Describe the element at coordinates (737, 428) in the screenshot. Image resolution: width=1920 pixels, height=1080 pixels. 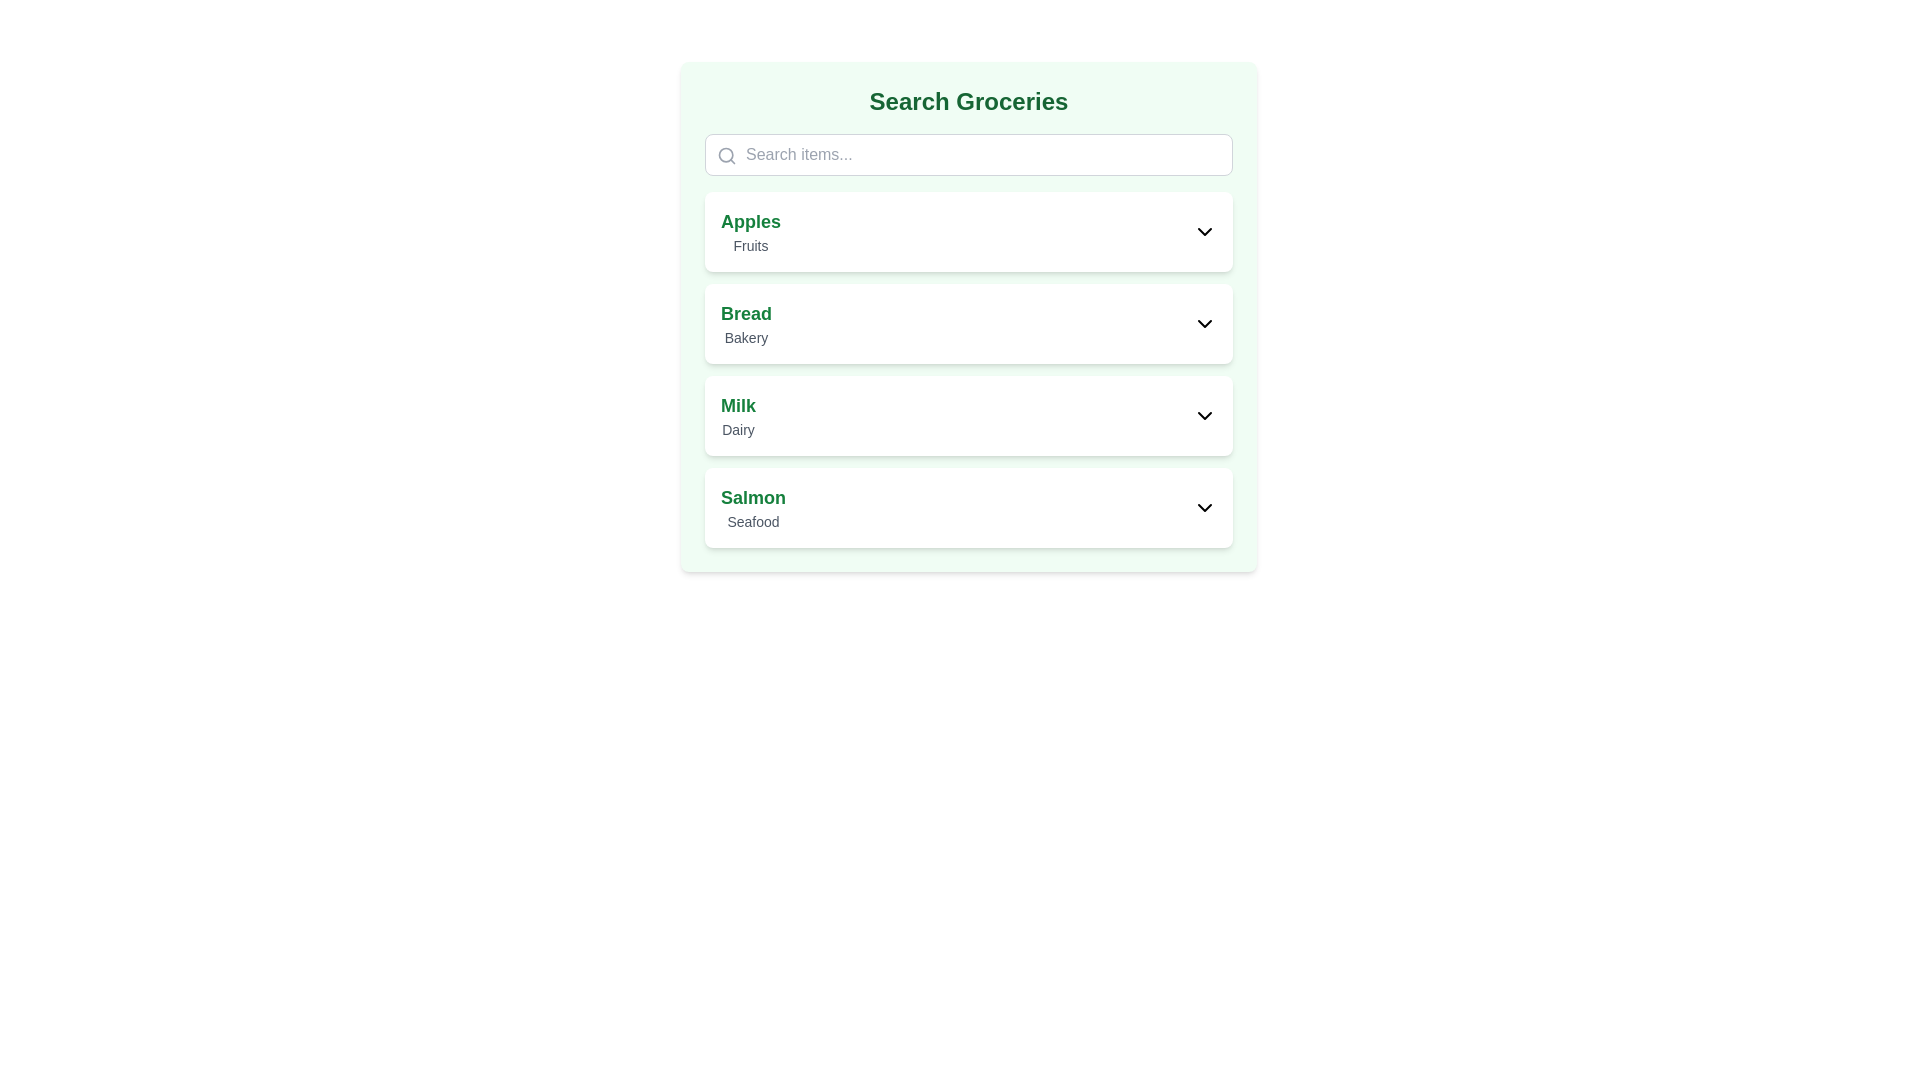
I see `the text label 'Dairy', which is styled in a small gray font and positioned below the 'Milk' heading in the grocery options card` at that location.